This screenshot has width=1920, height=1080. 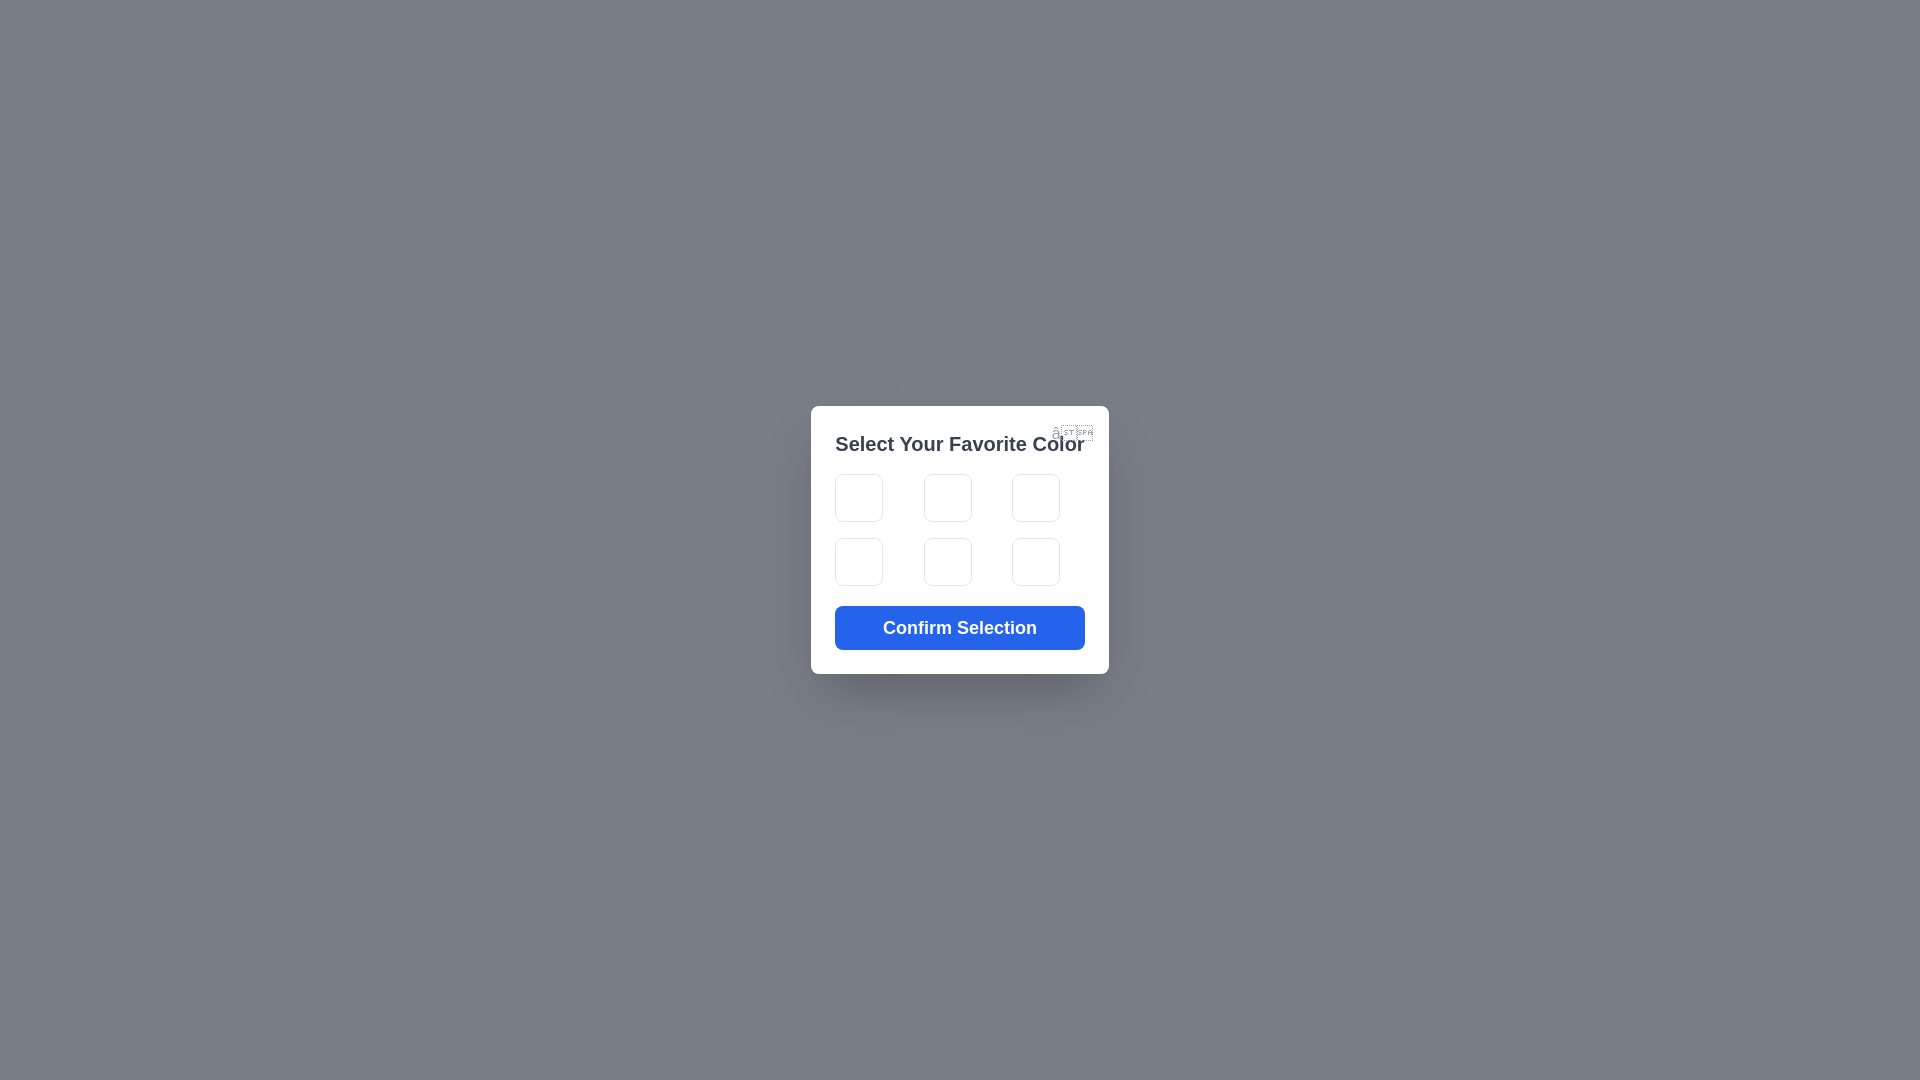 What do you see at coordinates (1070, 433) in the screenshot?
I see `the close button to close the dialog` at bounding box center [1070, 433].